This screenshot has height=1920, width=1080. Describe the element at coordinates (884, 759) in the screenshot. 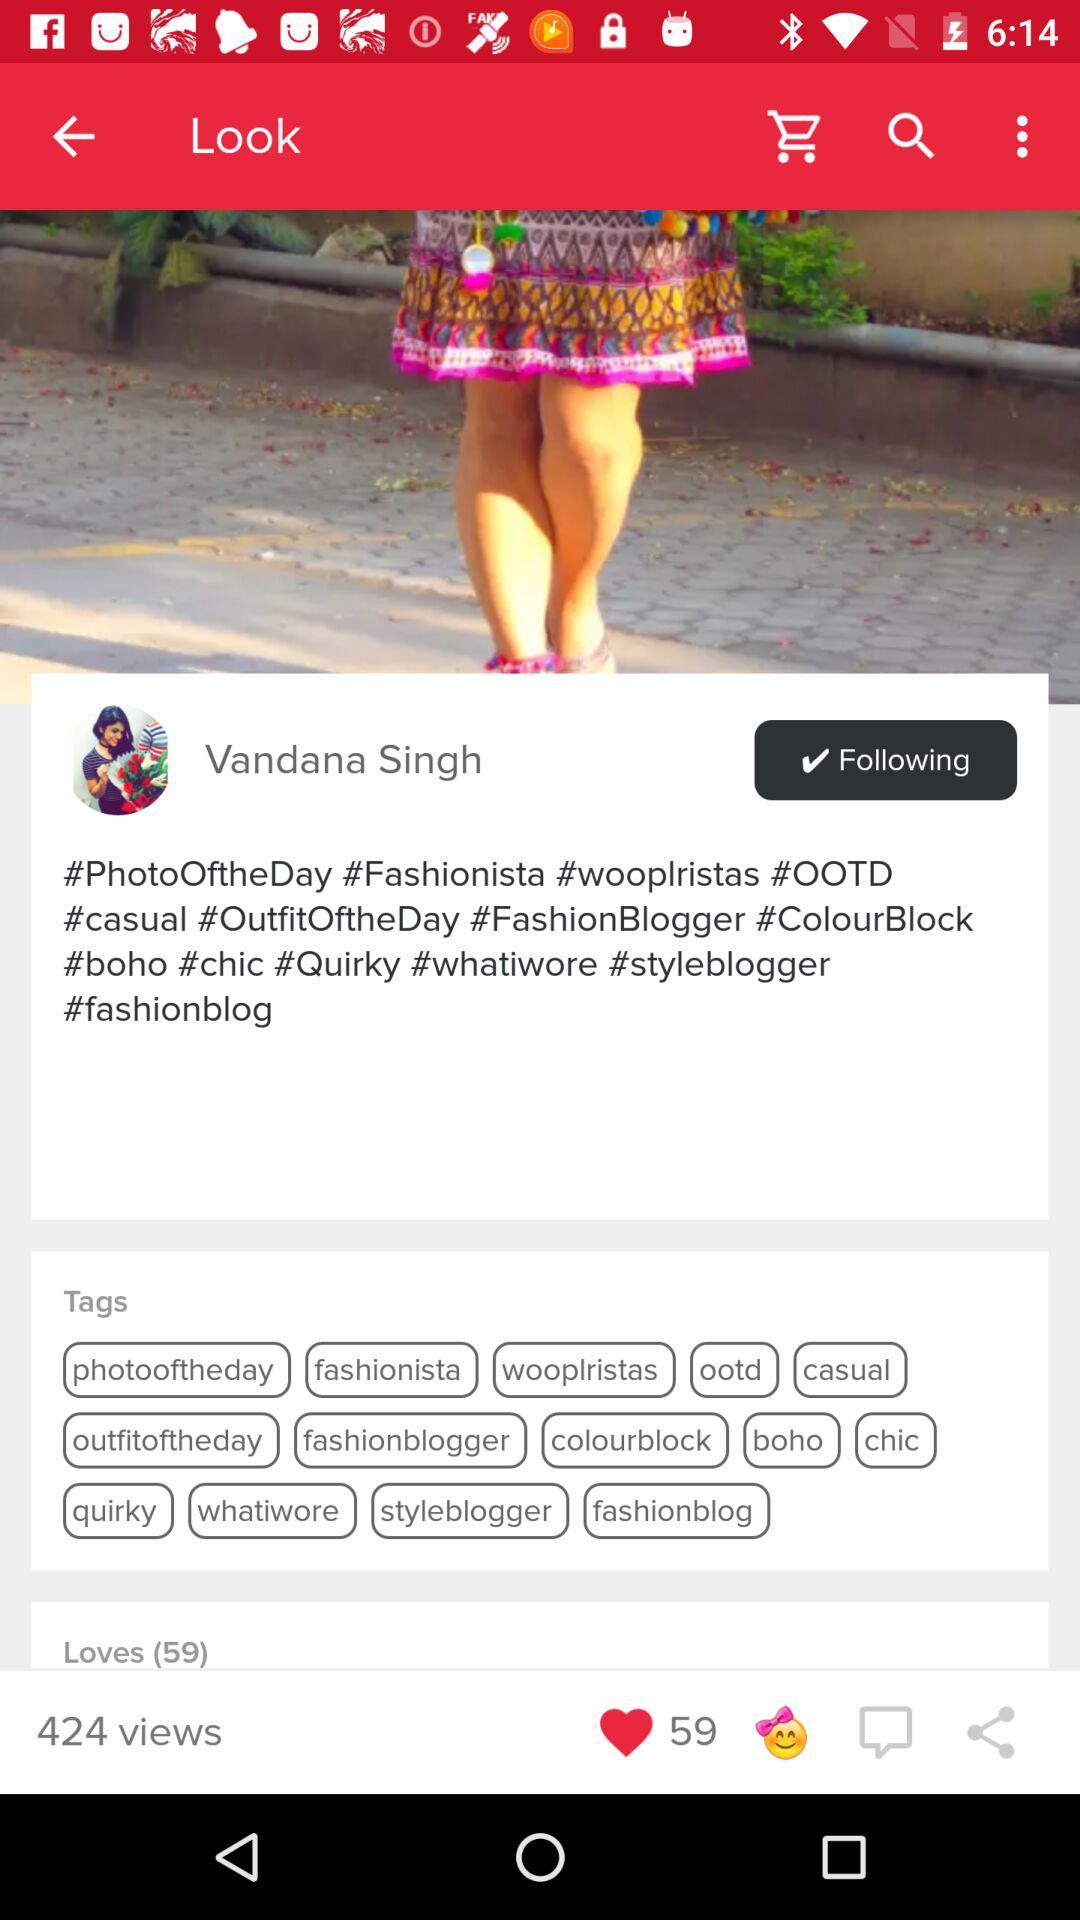

I see `icon to the right of the vandana singh icon` at that location.